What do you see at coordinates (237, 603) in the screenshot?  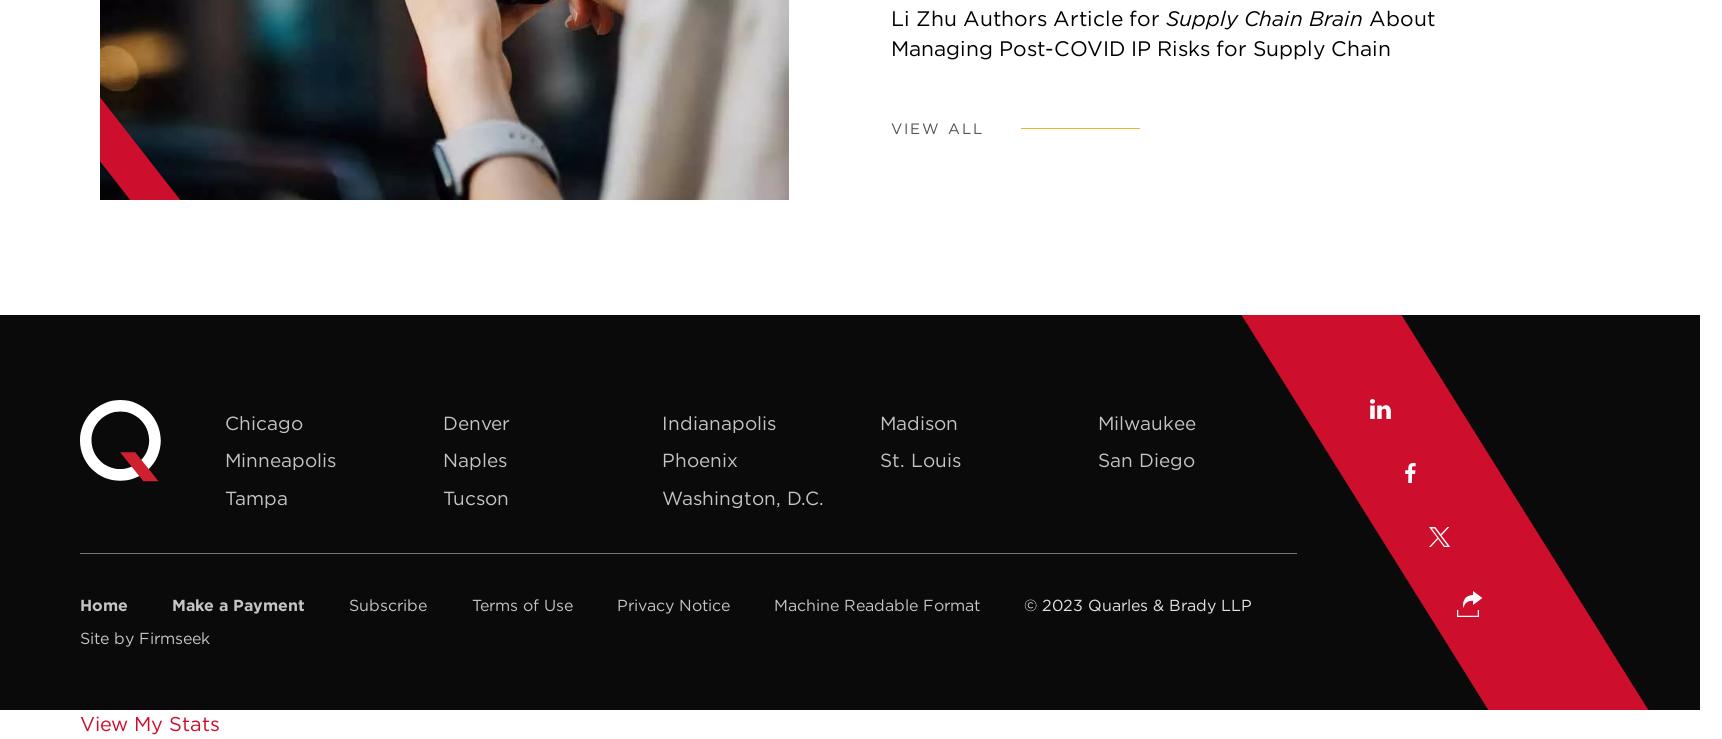 I see `'Make a Payment'` at bounding box center [237, 603].